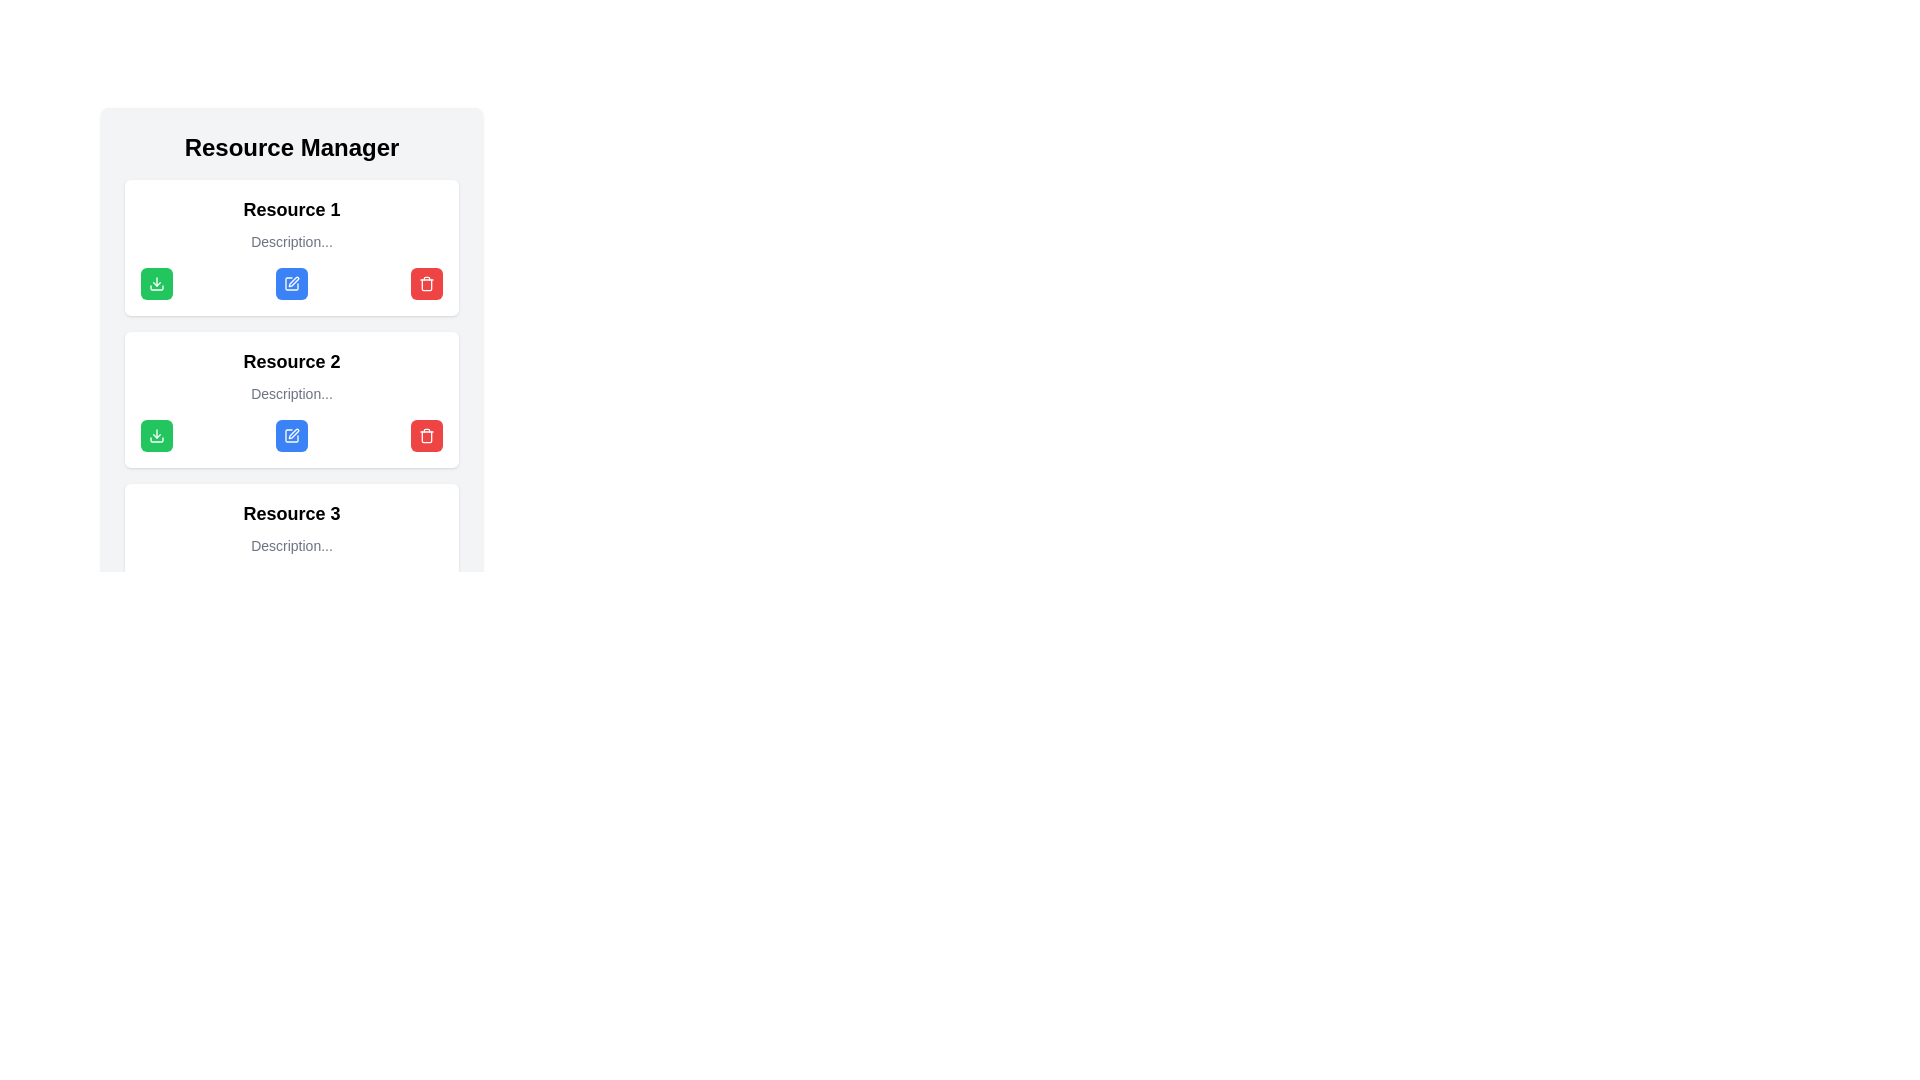  Describe the element at coordinates (156, 434) in the screenshot. I see `the download button represented by the green button labeled 'Resource 1'` at that location.